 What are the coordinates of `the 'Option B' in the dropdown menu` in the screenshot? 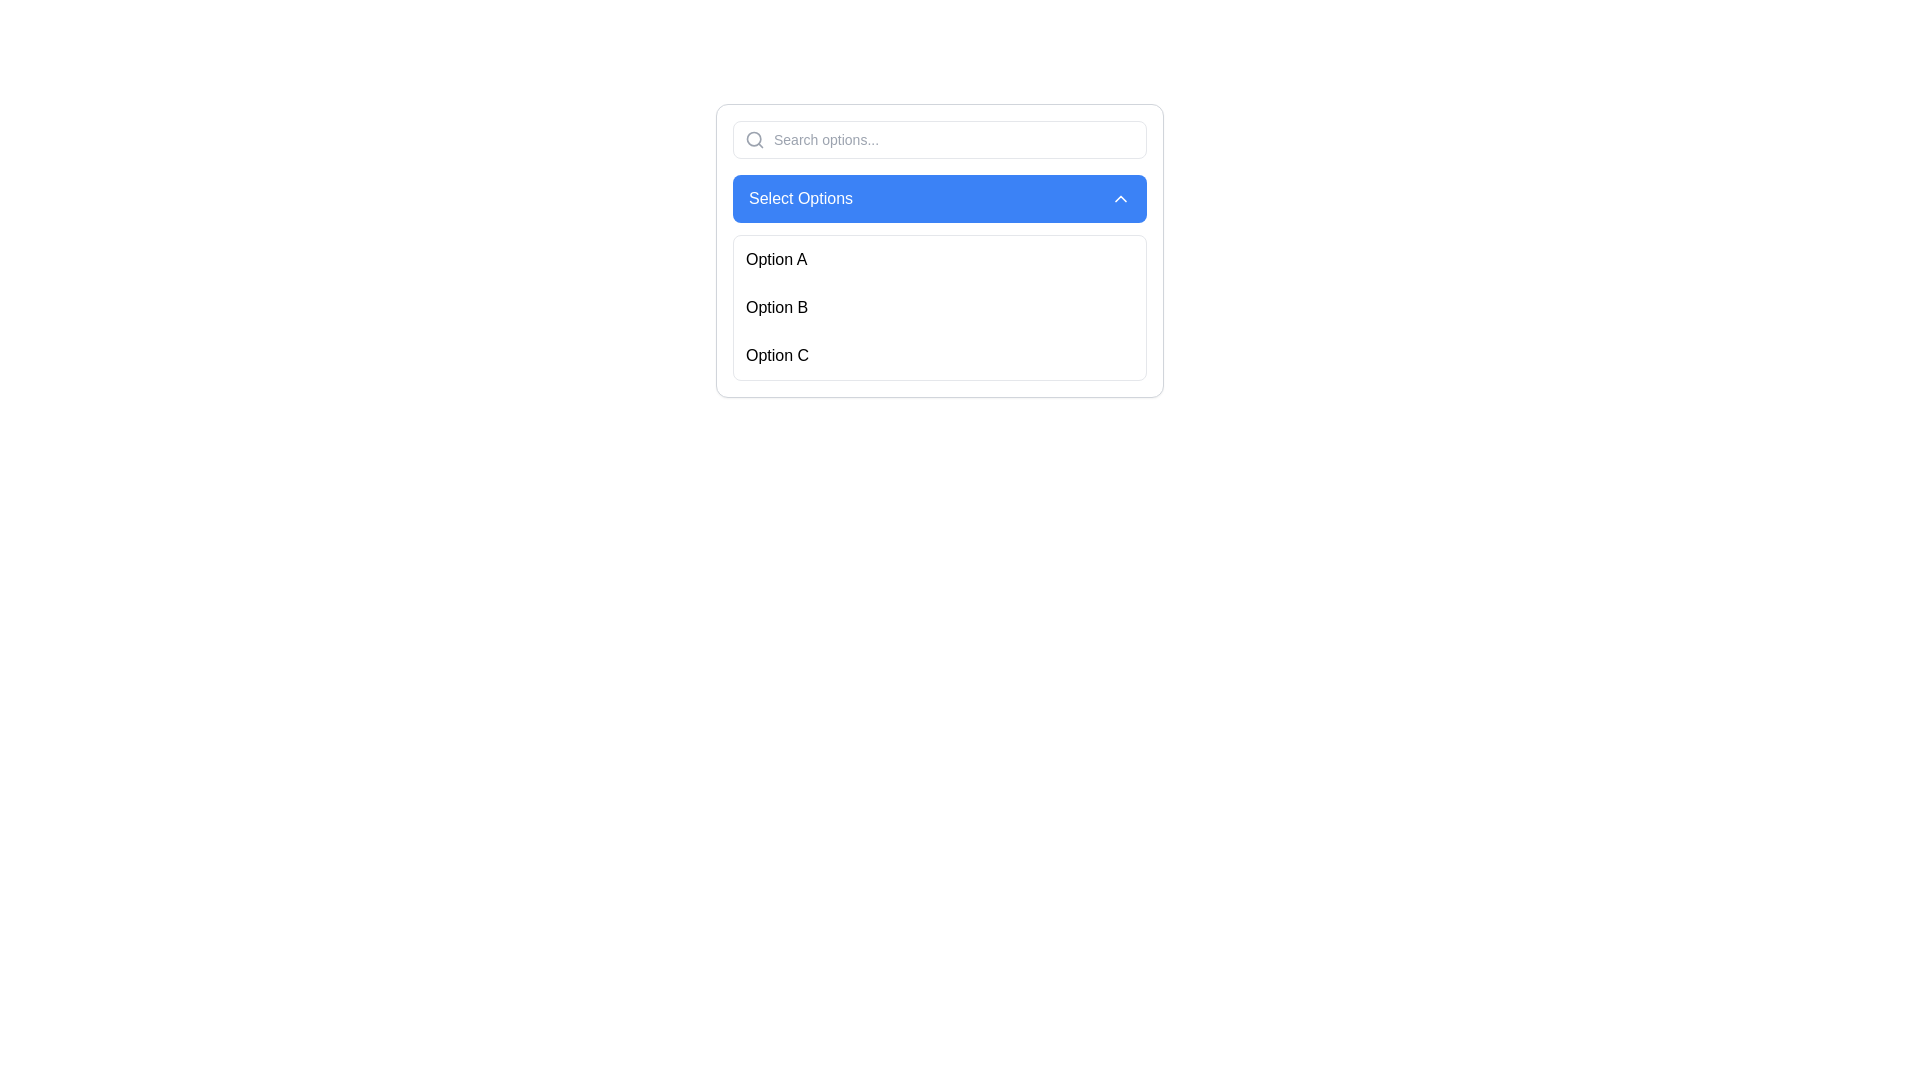 It's located at (939, 249).